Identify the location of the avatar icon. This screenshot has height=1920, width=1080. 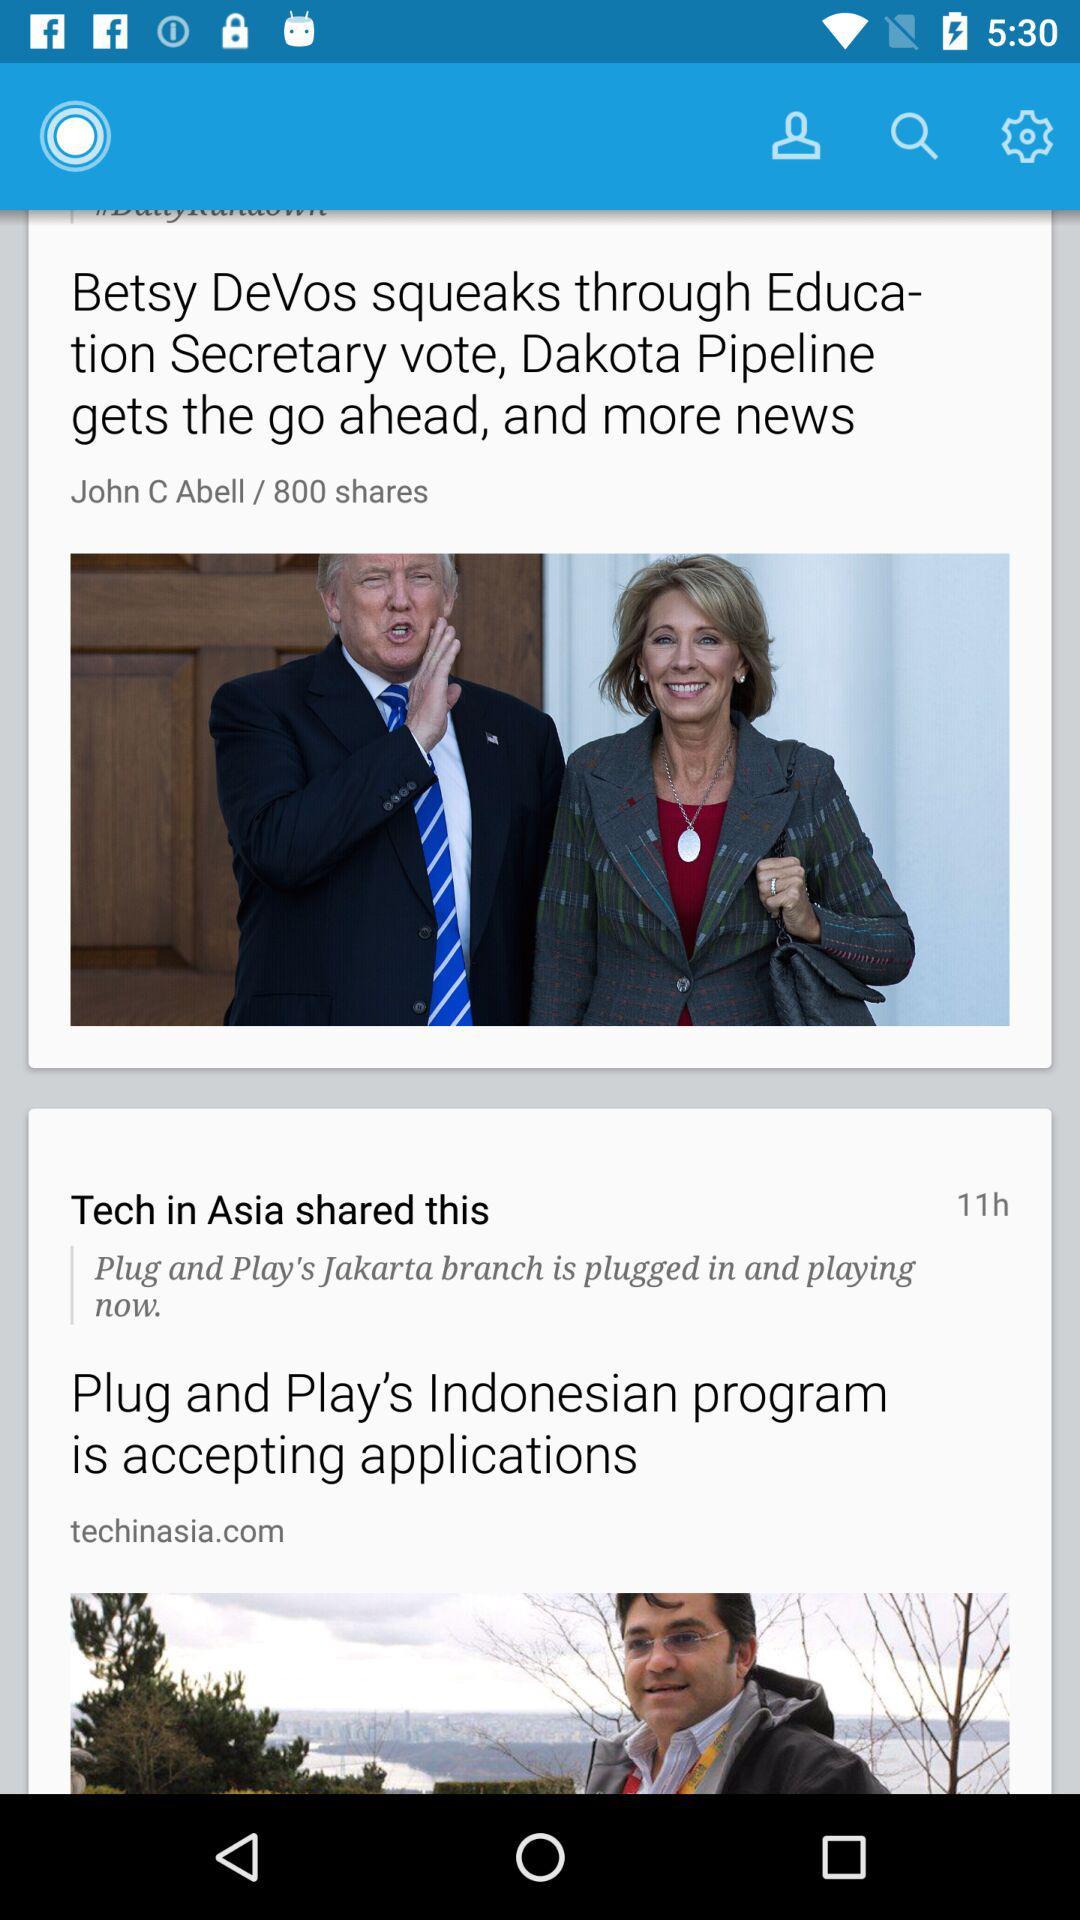
(793, 135).